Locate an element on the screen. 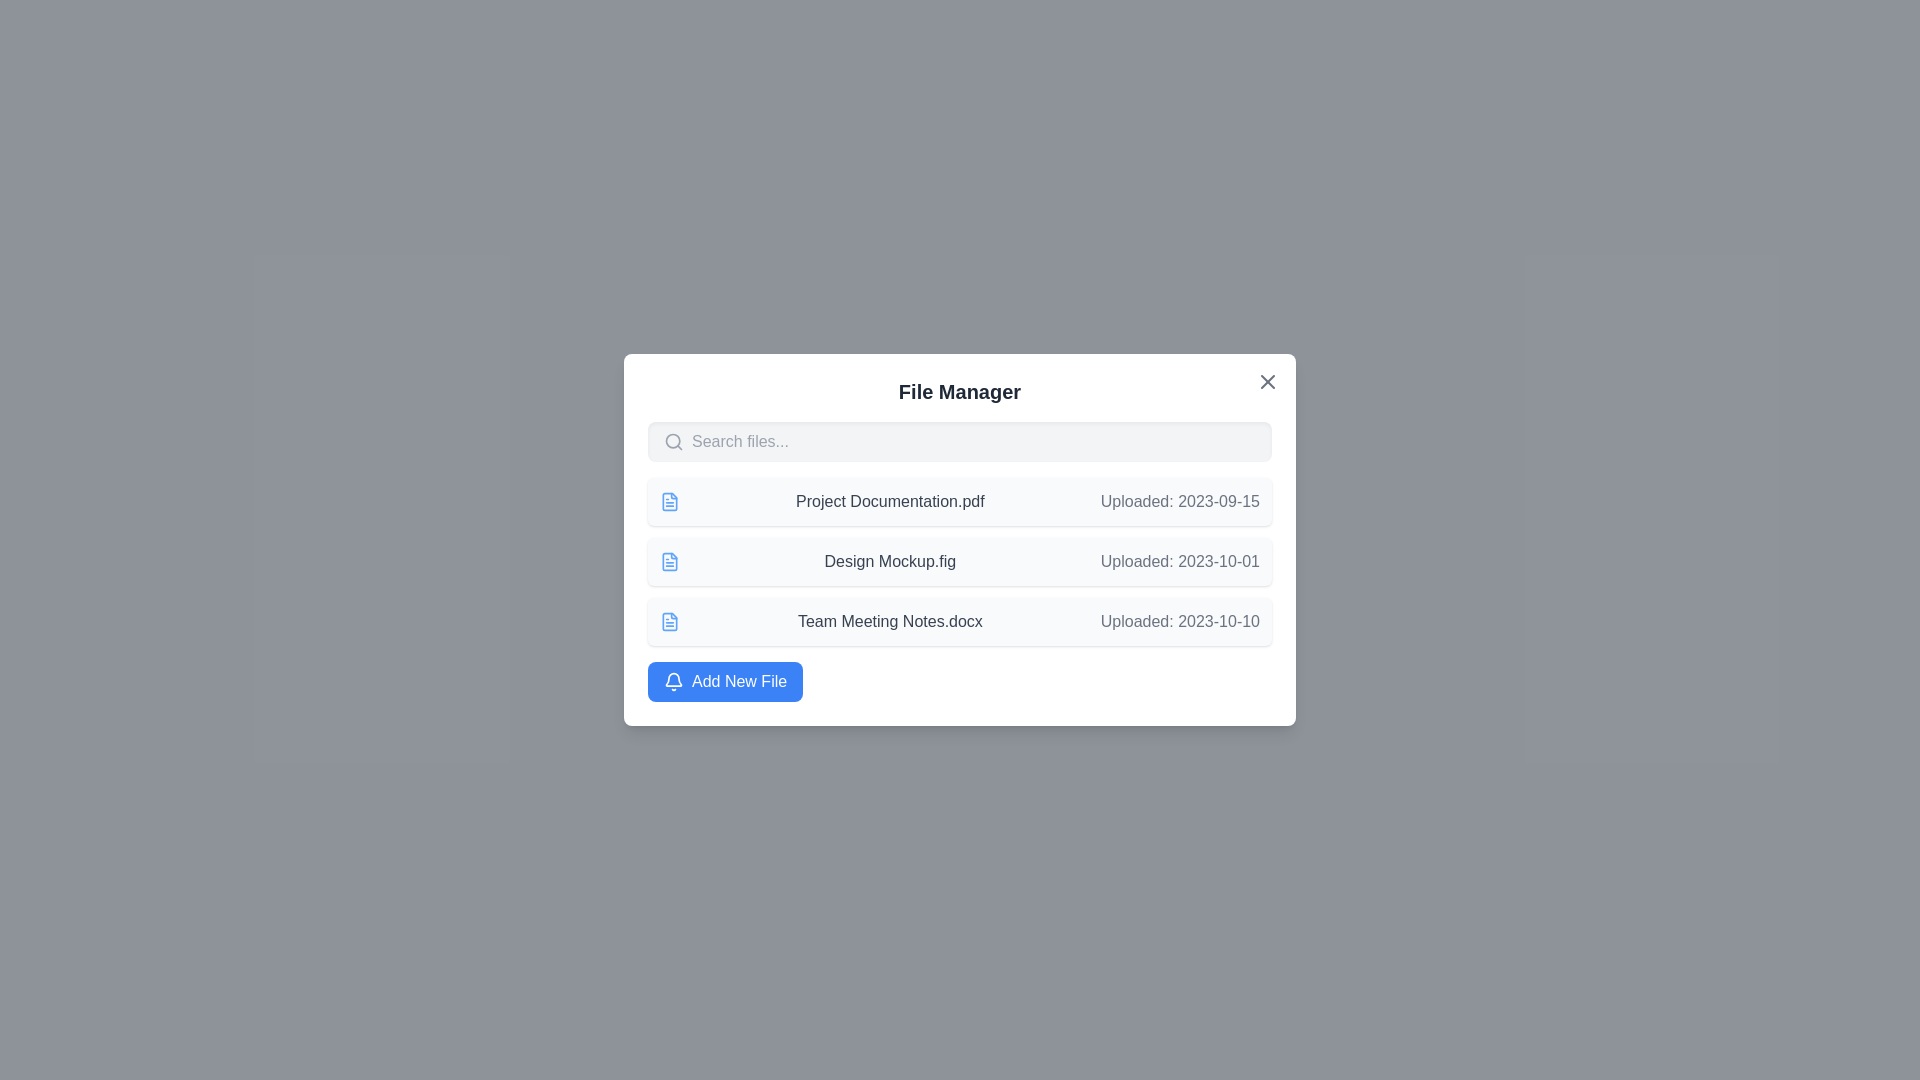  the small gray magnifying glass icon located to the left of the 'Search files...' input field is located at coordinates (673, 441).